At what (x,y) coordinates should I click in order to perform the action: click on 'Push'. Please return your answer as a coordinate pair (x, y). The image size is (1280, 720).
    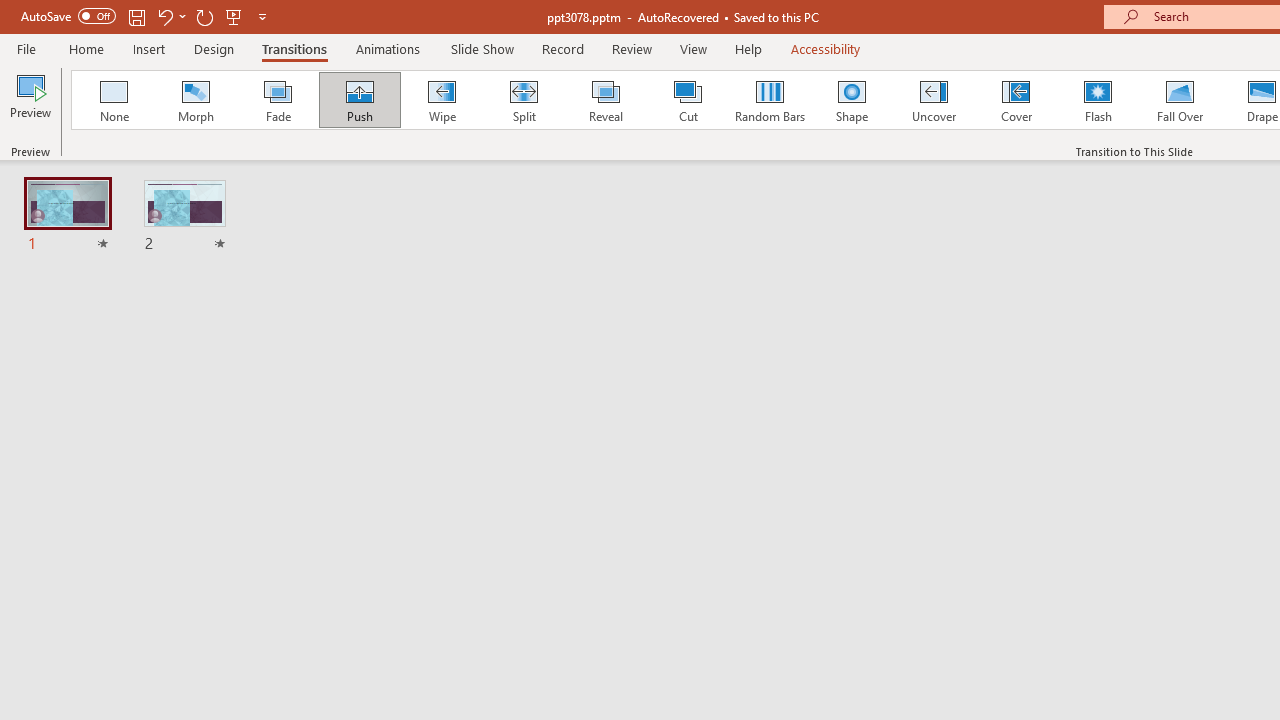
    Looking at the image, I should click on (359, 100).